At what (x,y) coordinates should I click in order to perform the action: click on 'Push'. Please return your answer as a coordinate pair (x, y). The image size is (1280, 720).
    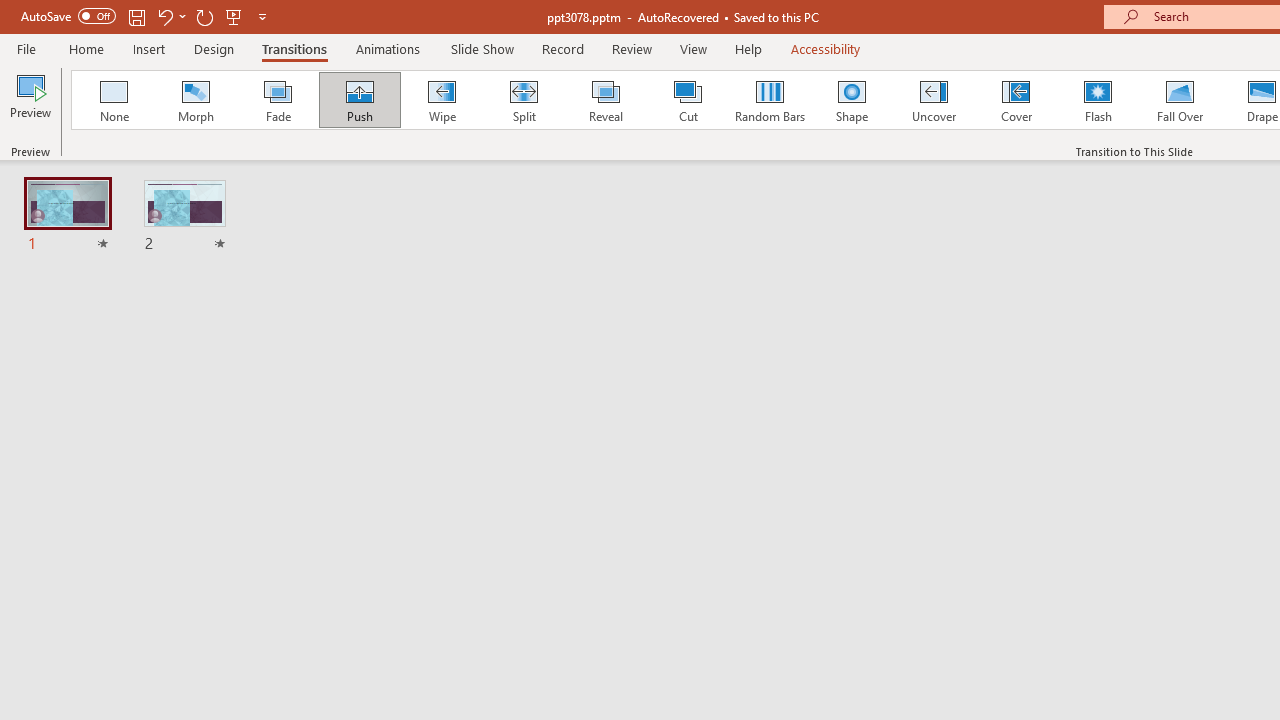
    Looking at the image, I should click on (359, 100).